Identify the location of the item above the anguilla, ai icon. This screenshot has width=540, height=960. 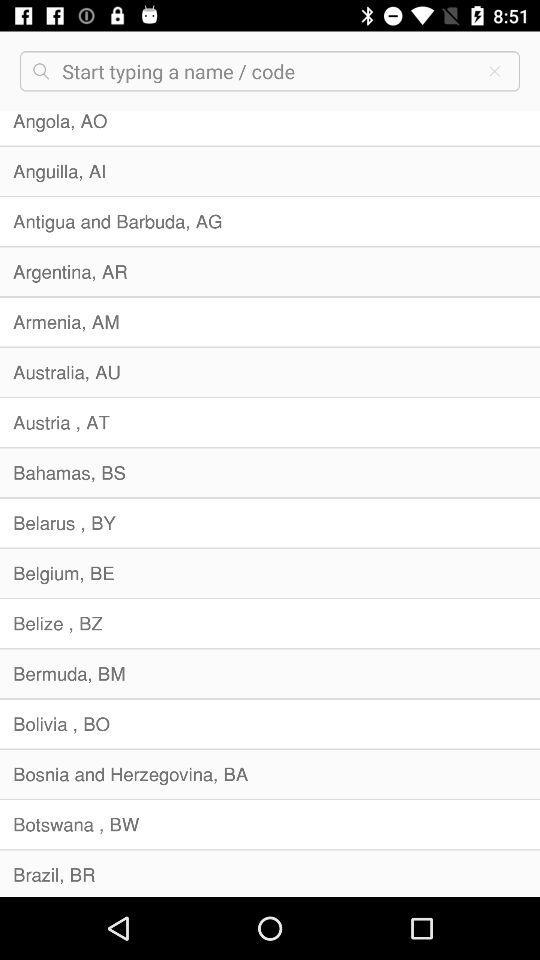
(270, 127).